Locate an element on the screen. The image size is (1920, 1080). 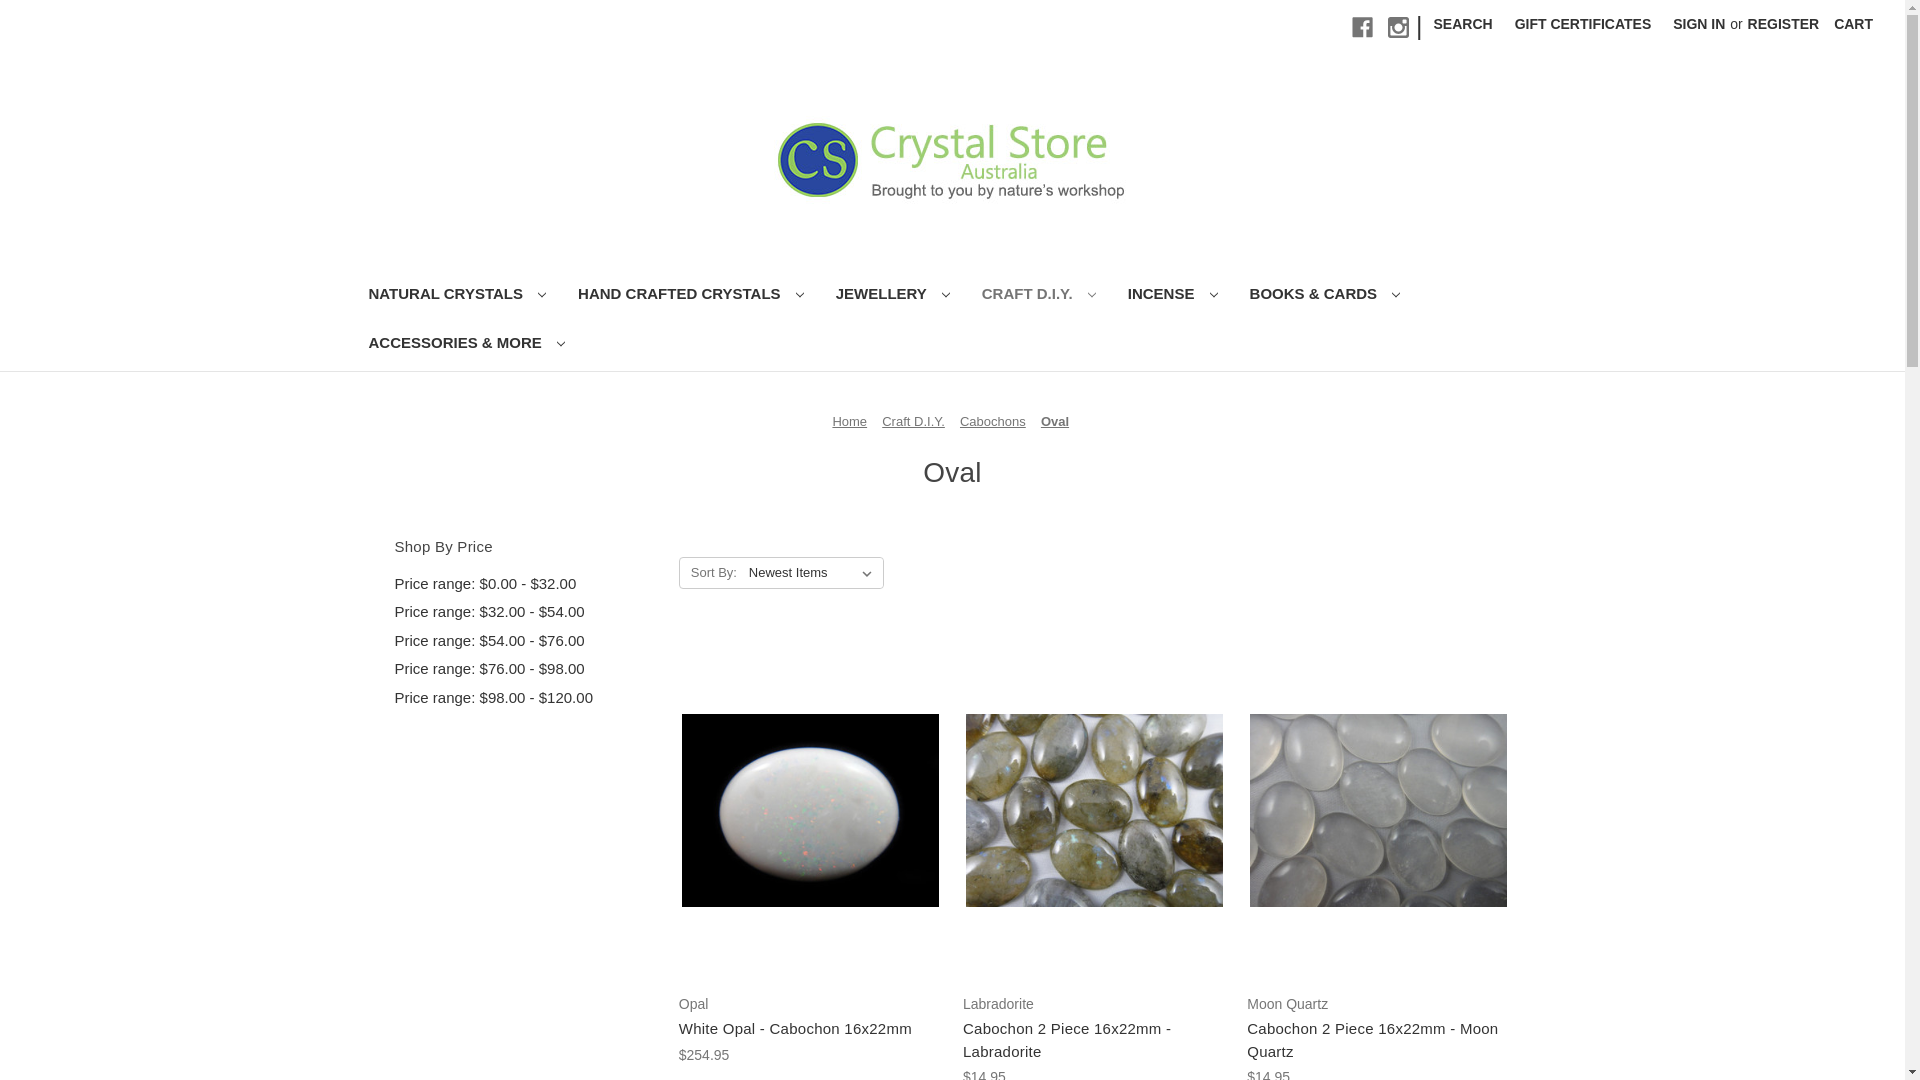
'CRAFT D.I.Y.' is located at coordinates (965, 296).